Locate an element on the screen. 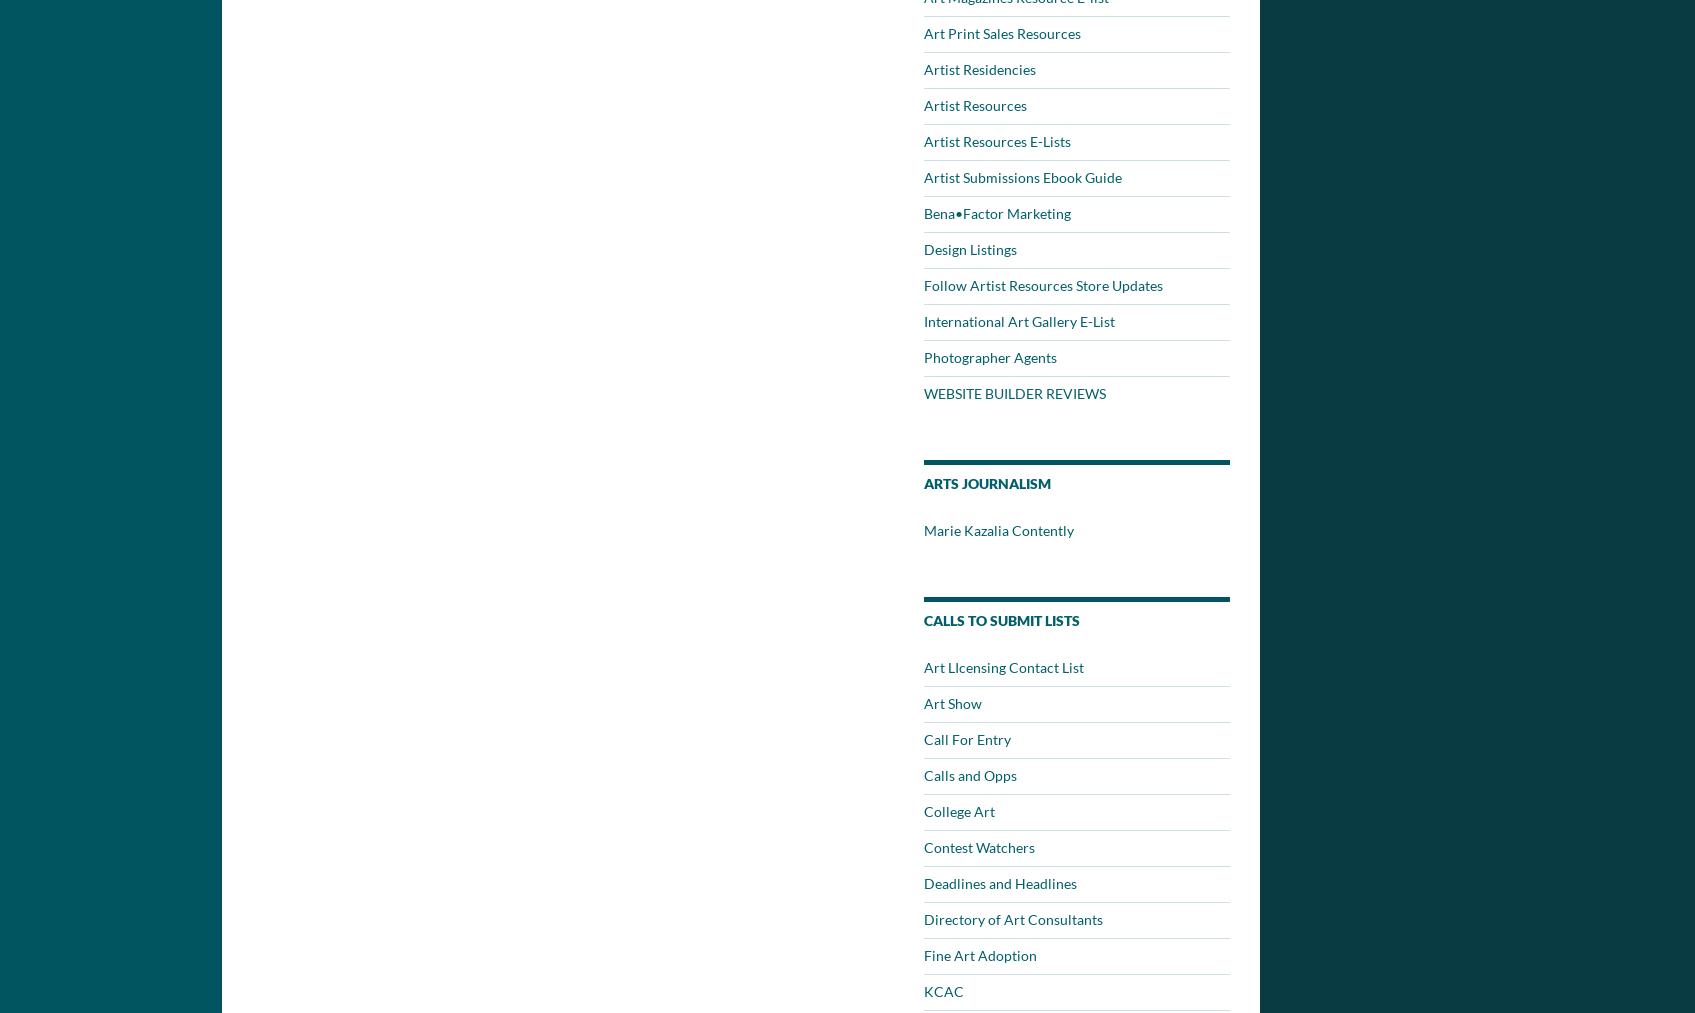 The image size is (1695, 1013). 'Artist Residencies' is located at coordinates (979, 68).